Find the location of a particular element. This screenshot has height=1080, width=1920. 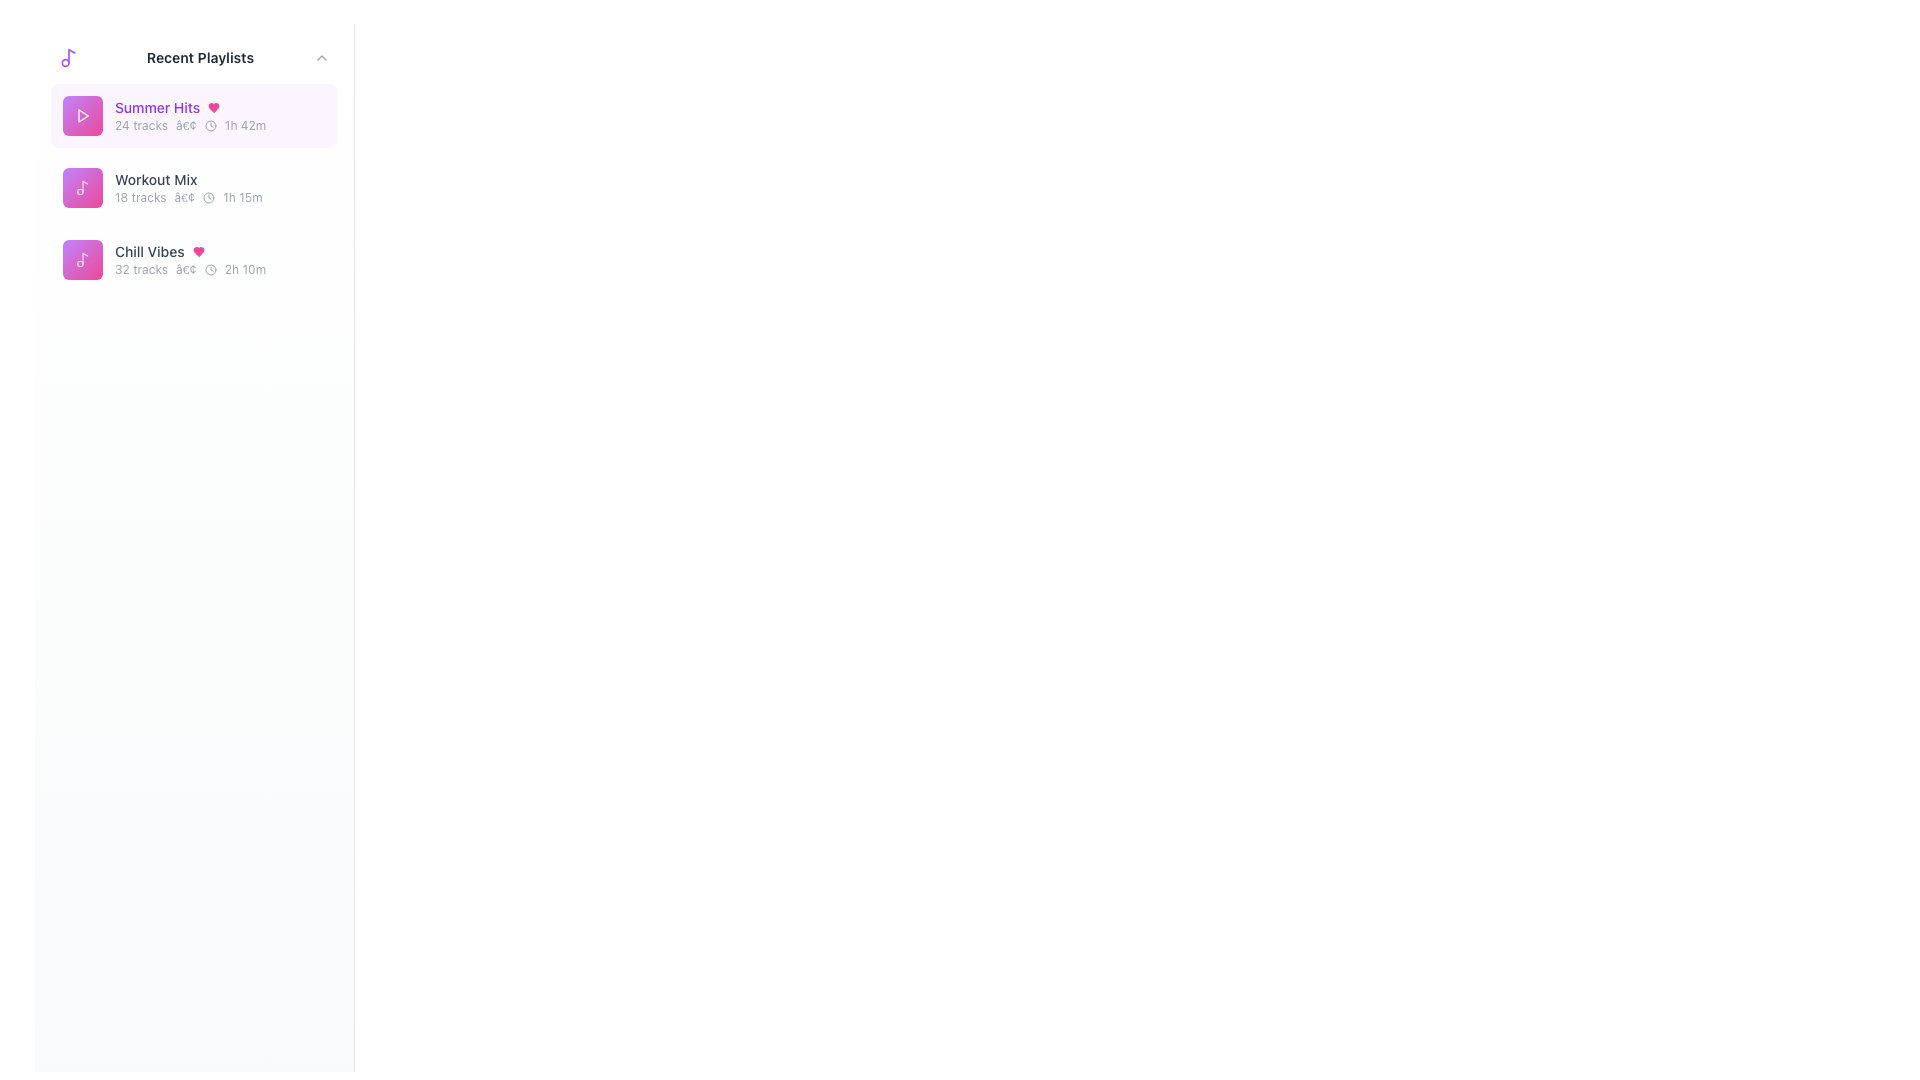

the text separator located between '24 tracks' and the graphical clock icon in the 'Summer Hits' playlist metadata line is located at coordinates (186, 126).